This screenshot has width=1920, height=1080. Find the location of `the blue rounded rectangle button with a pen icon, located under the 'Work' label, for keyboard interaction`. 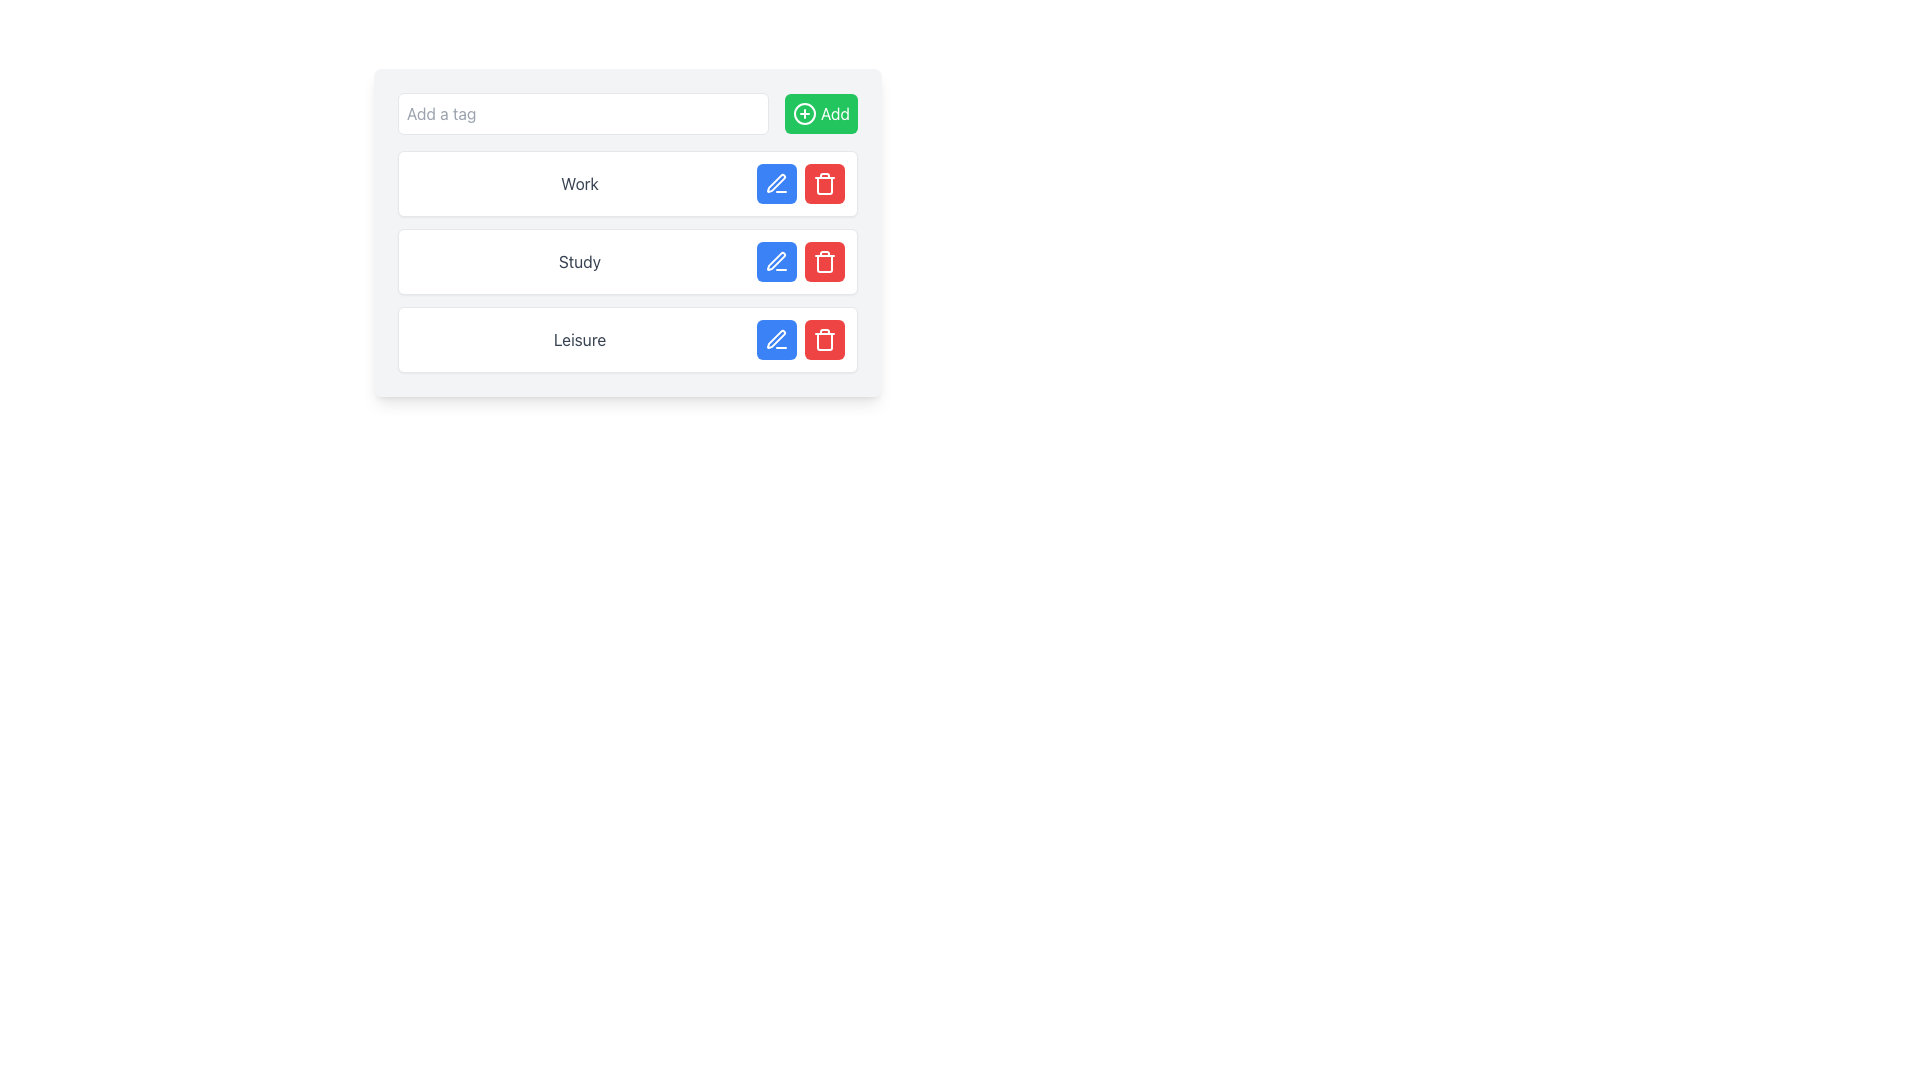

the blue rounded rectangle button with a pen icon, located under the 'Work' label, for keyboard interaction is located at coordinates (776, 184).